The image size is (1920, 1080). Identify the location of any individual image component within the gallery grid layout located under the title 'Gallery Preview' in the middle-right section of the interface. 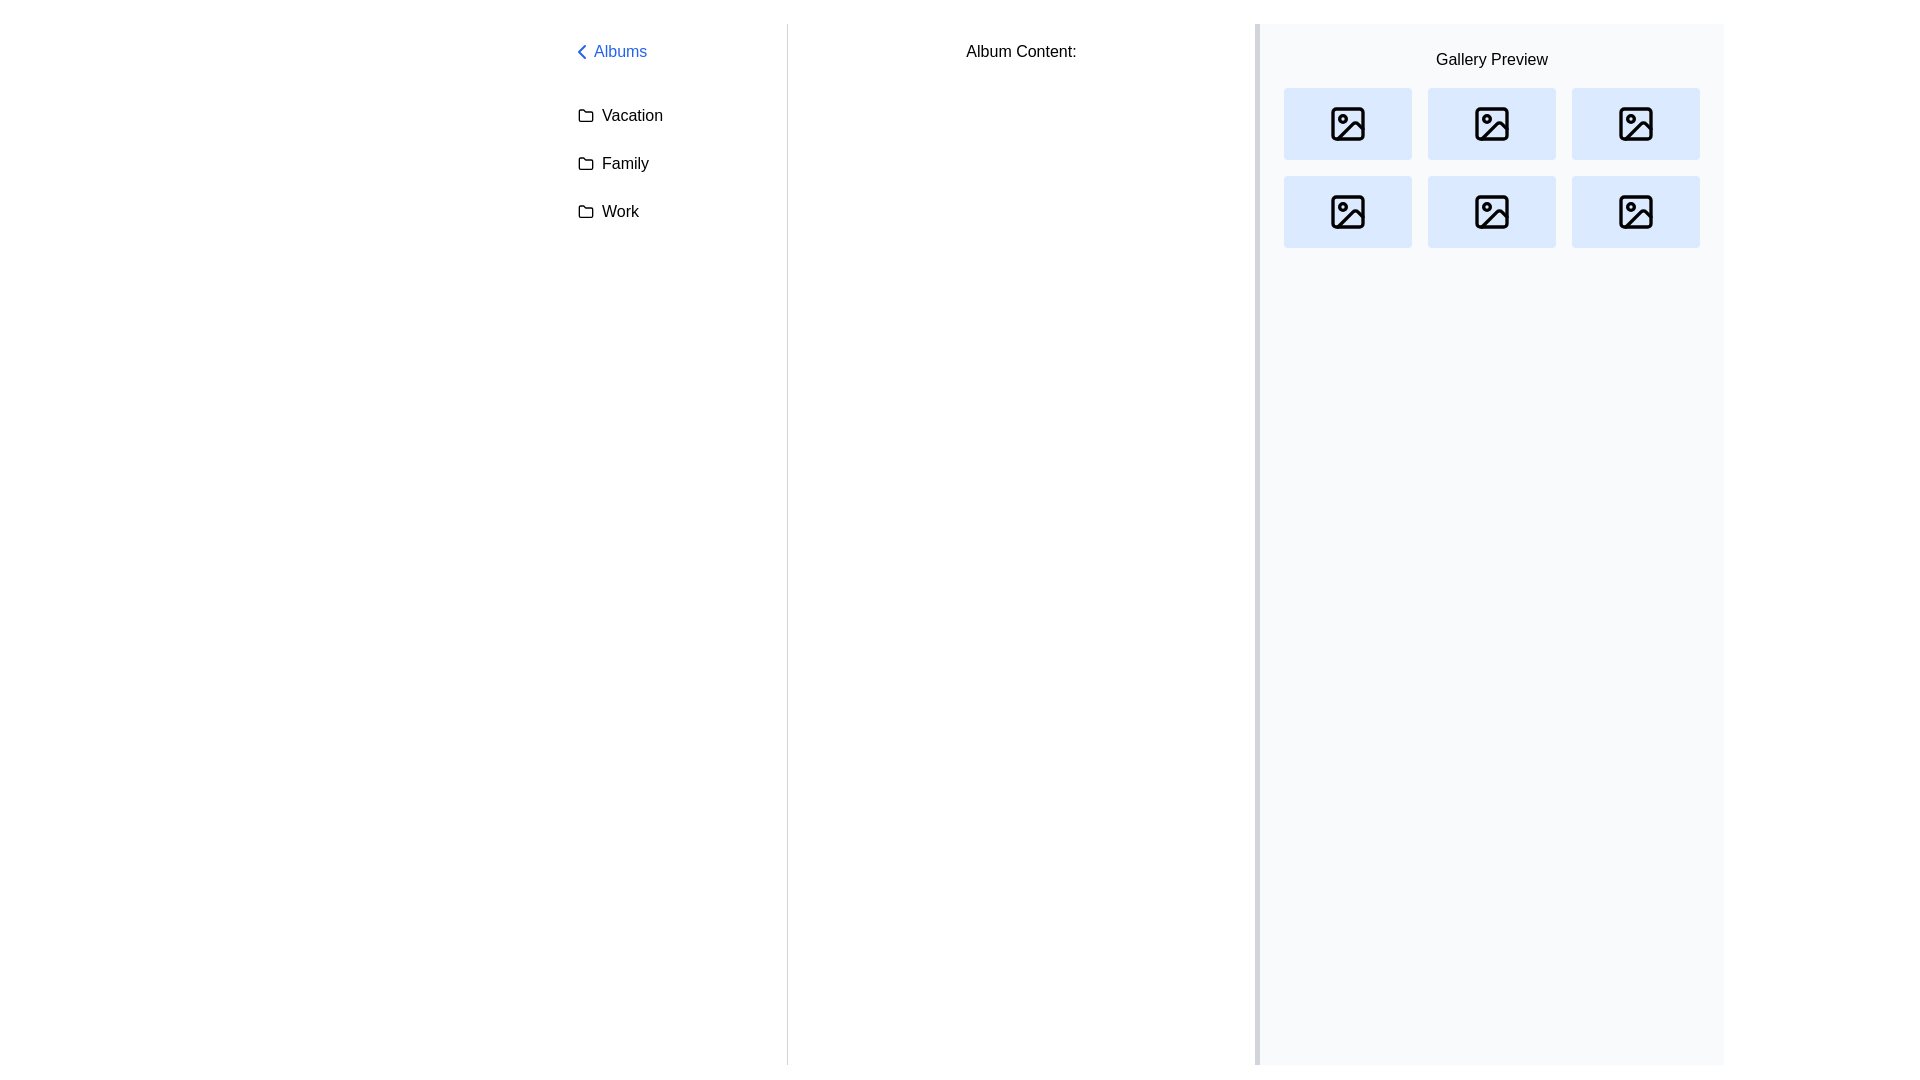
(1492, 167).